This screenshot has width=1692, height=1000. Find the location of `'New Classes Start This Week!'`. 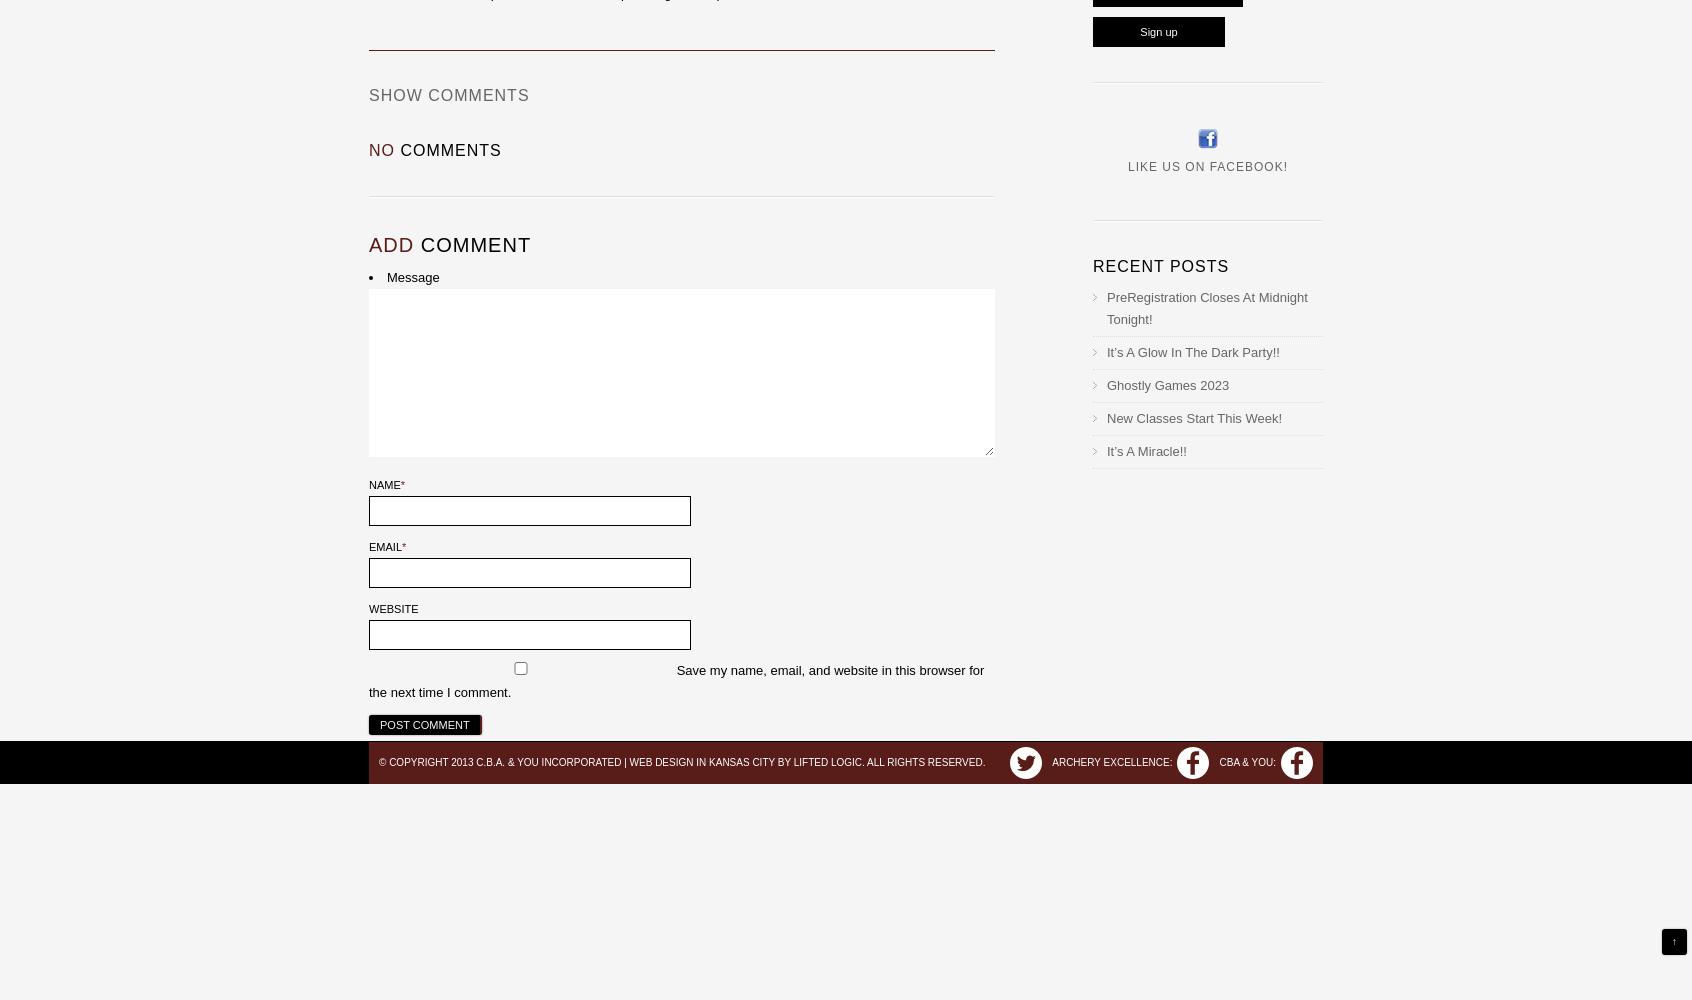

'New Classes Start This Week!' is located at coordinates (1193, 418).